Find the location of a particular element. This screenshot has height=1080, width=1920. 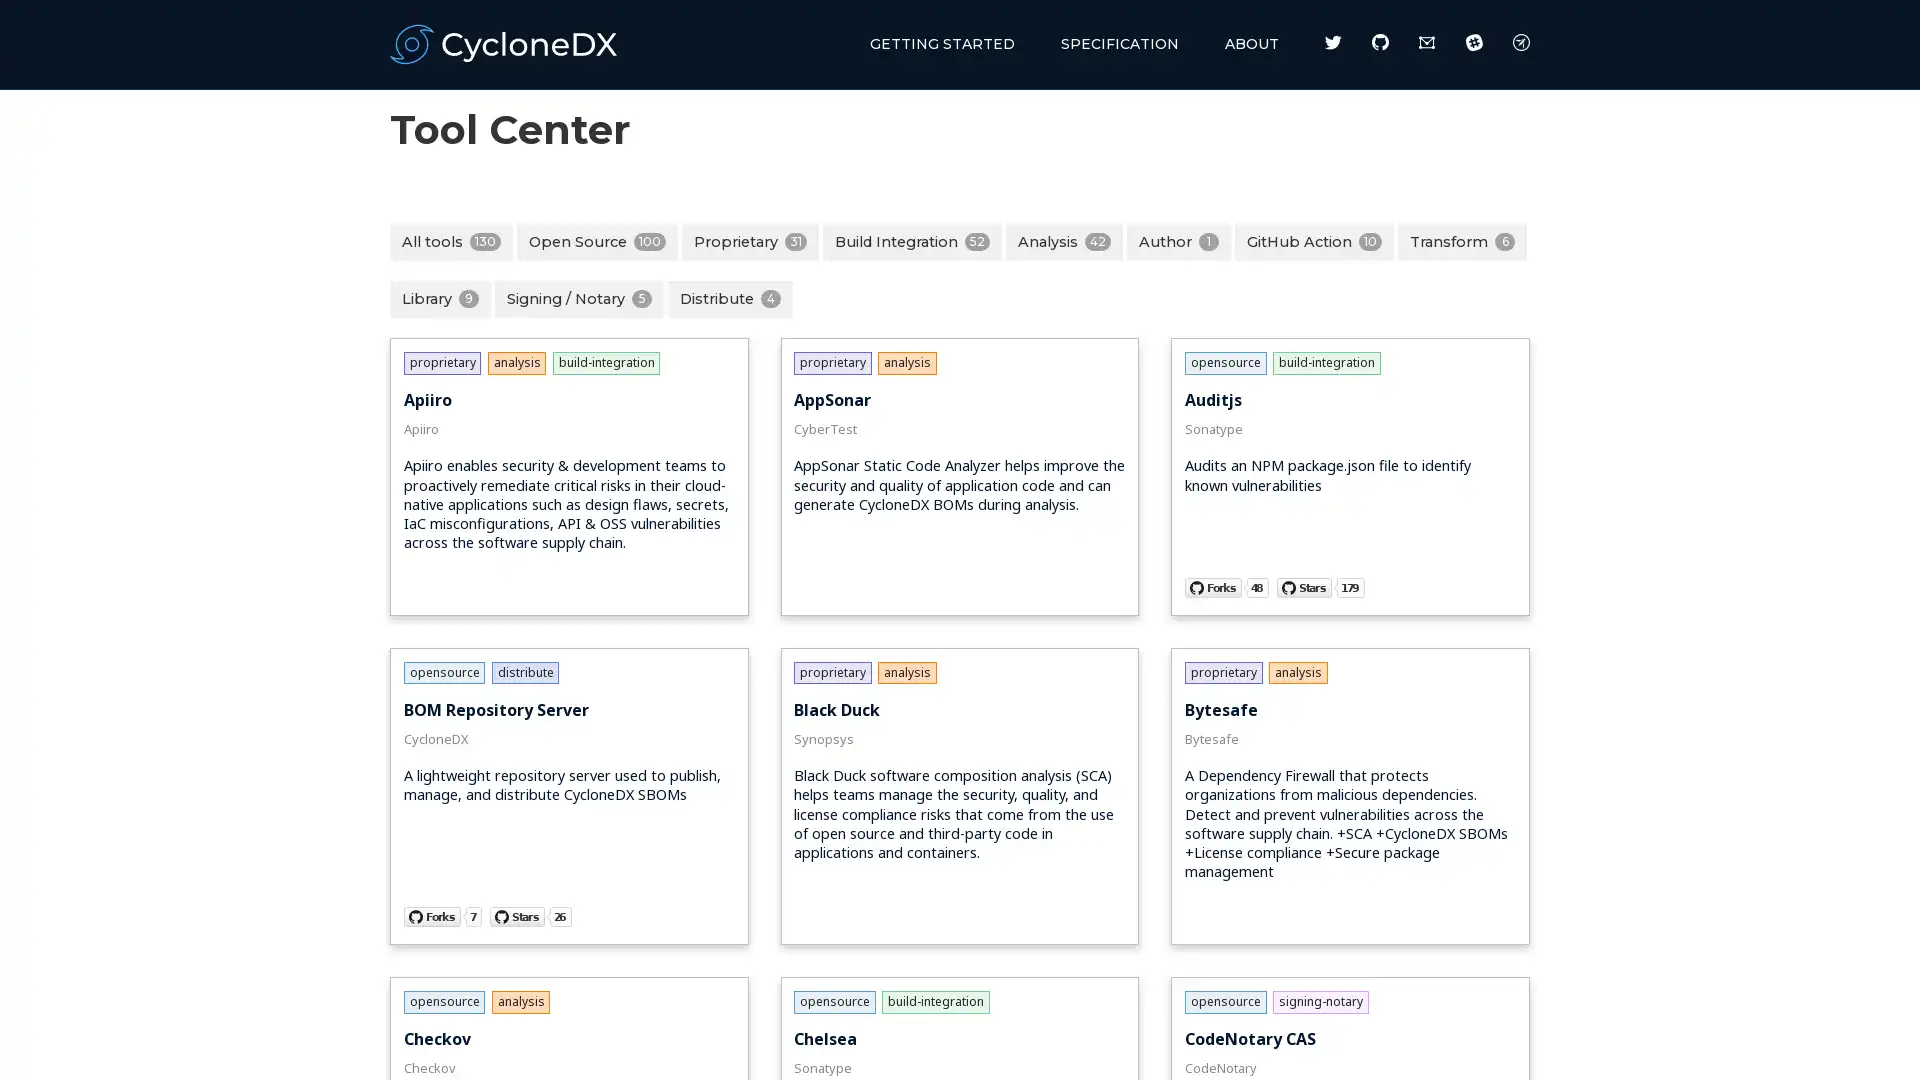

Open Source 100 is located at coordinates (596, 240).